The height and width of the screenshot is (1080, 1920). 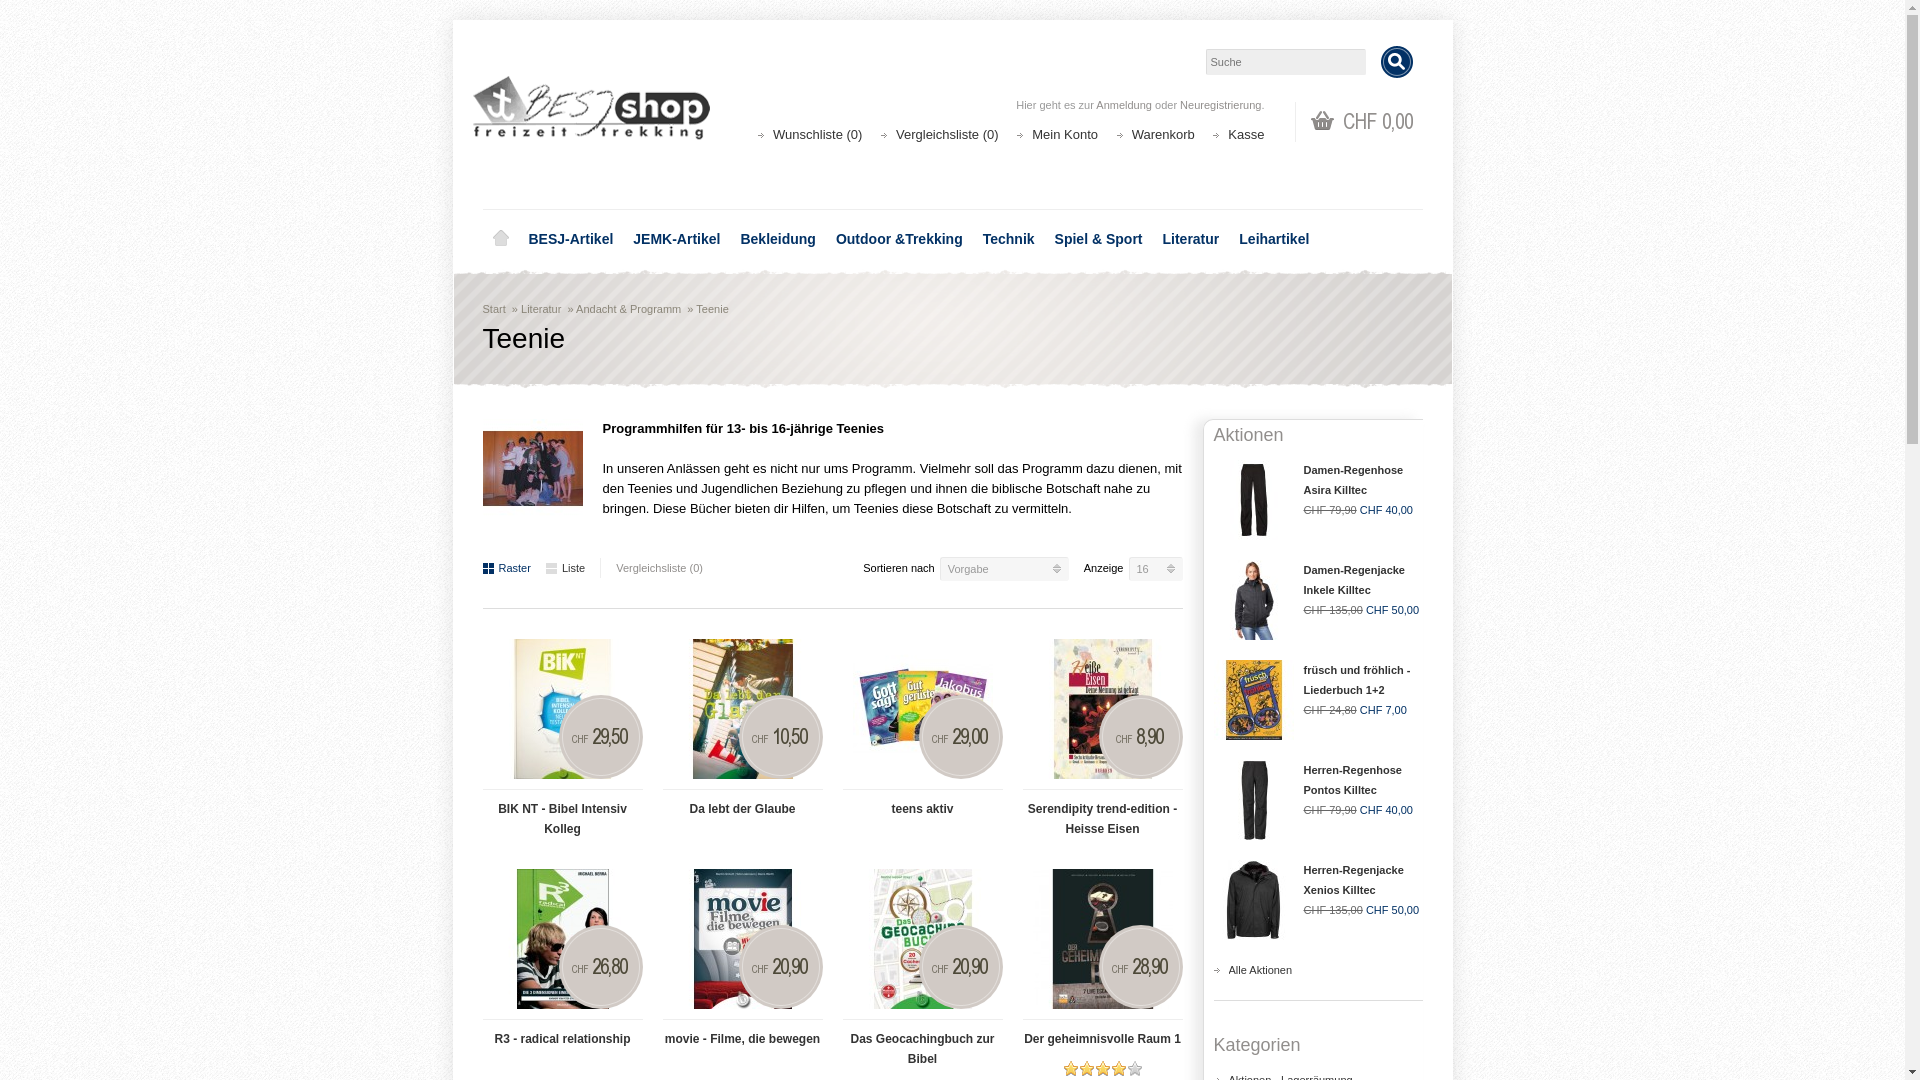 What do you see at coordinates (470, 111) in the screenshot?
I see `'BESJ-Shop'` at bounding box center [470, 111].